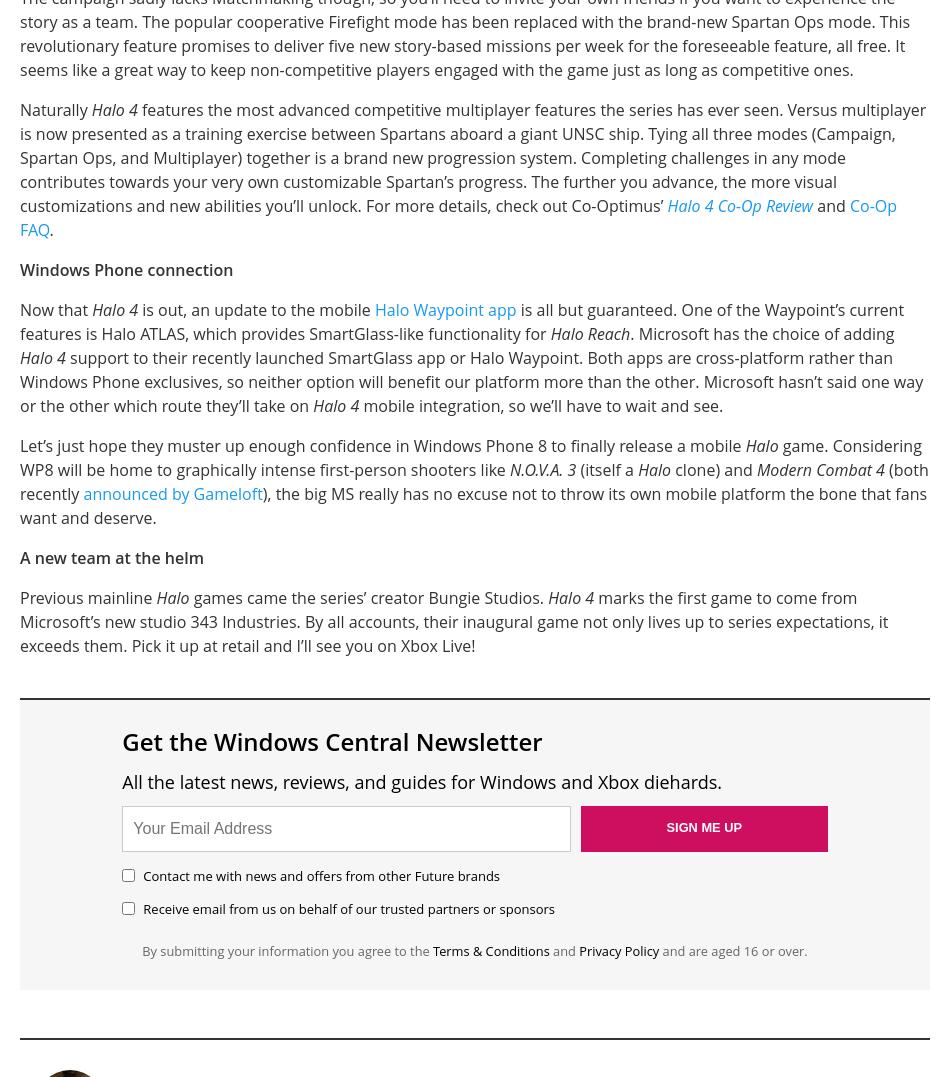 Image resolution: width=950 pixels, height=1077 pixels. What do you see at coordinates (509, 469) in the screenshot?
I see `'N.O.V.A. 3'` at bounding box center [509, 469].